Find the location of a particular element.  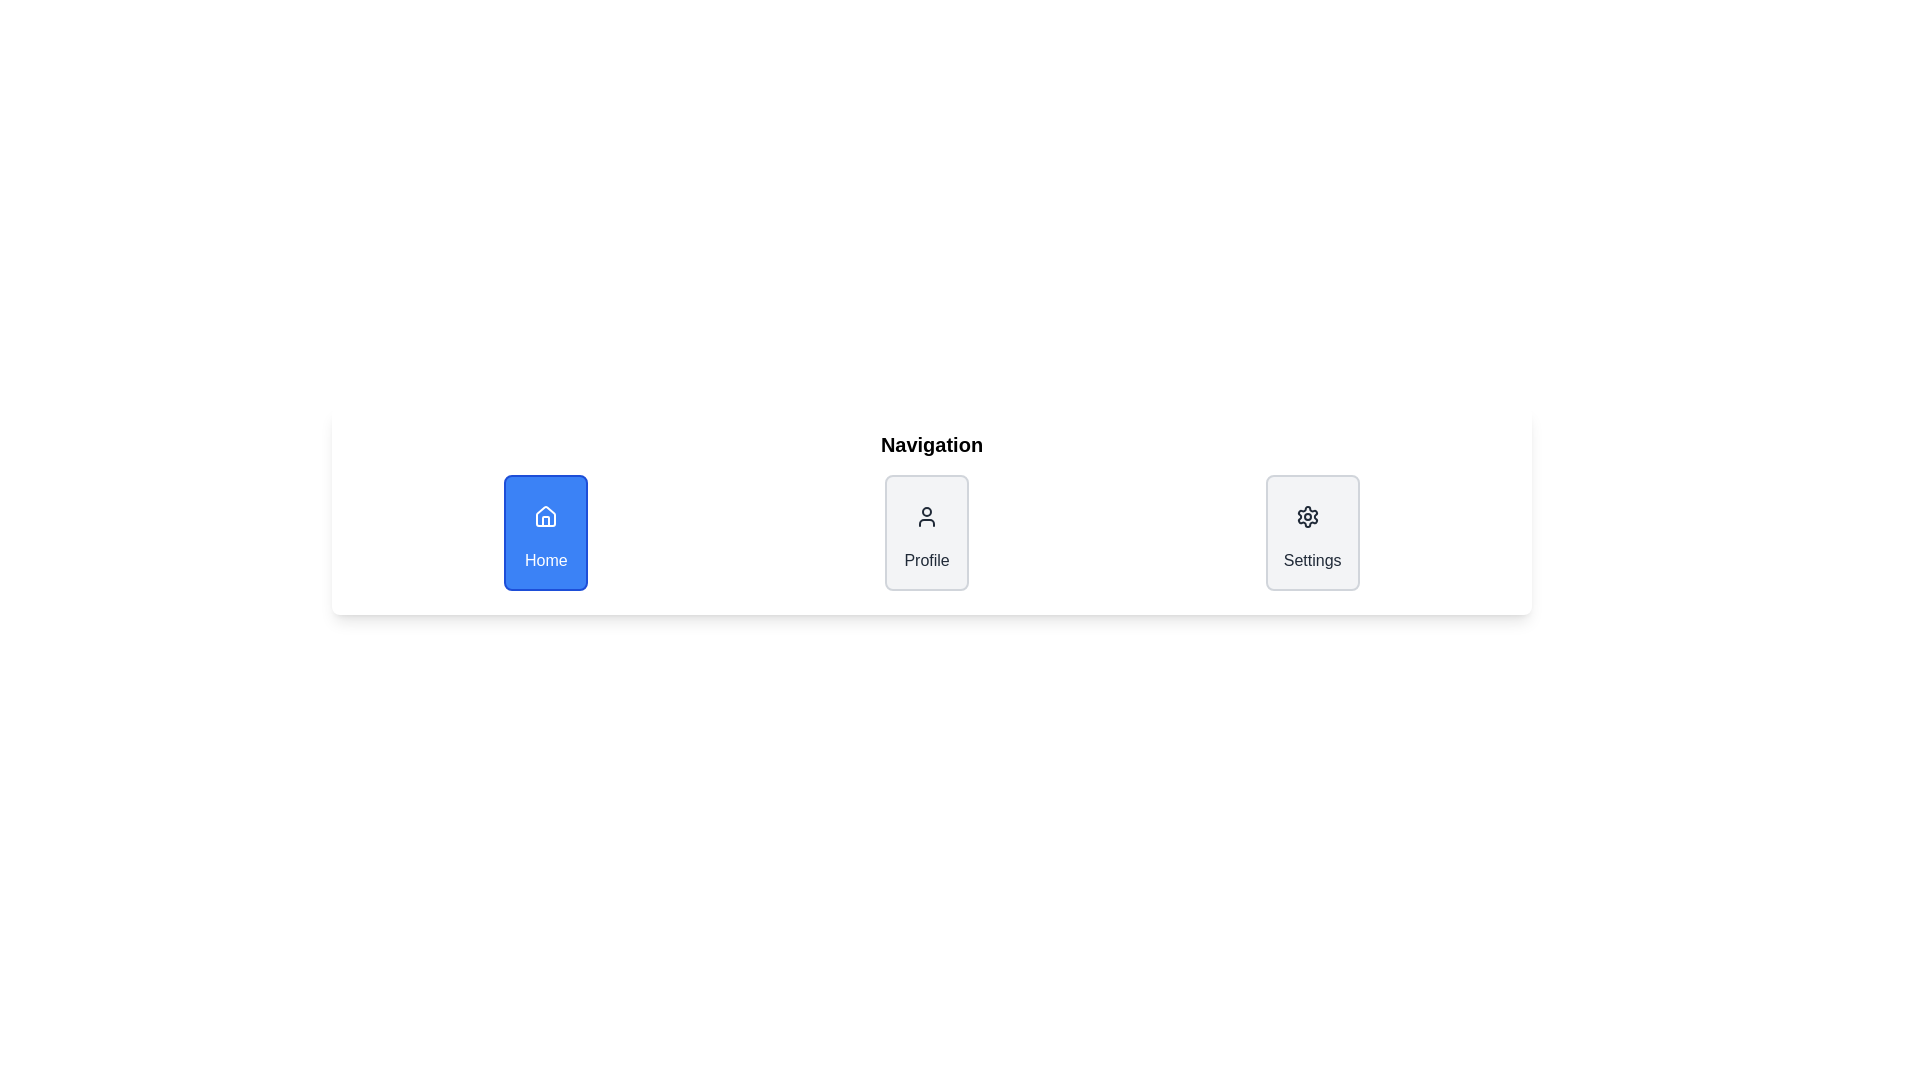

the settings icon located on the right-most side of the horizontal navigation bar, adjacent to the profile icon is located at coordinates (1307, 515).